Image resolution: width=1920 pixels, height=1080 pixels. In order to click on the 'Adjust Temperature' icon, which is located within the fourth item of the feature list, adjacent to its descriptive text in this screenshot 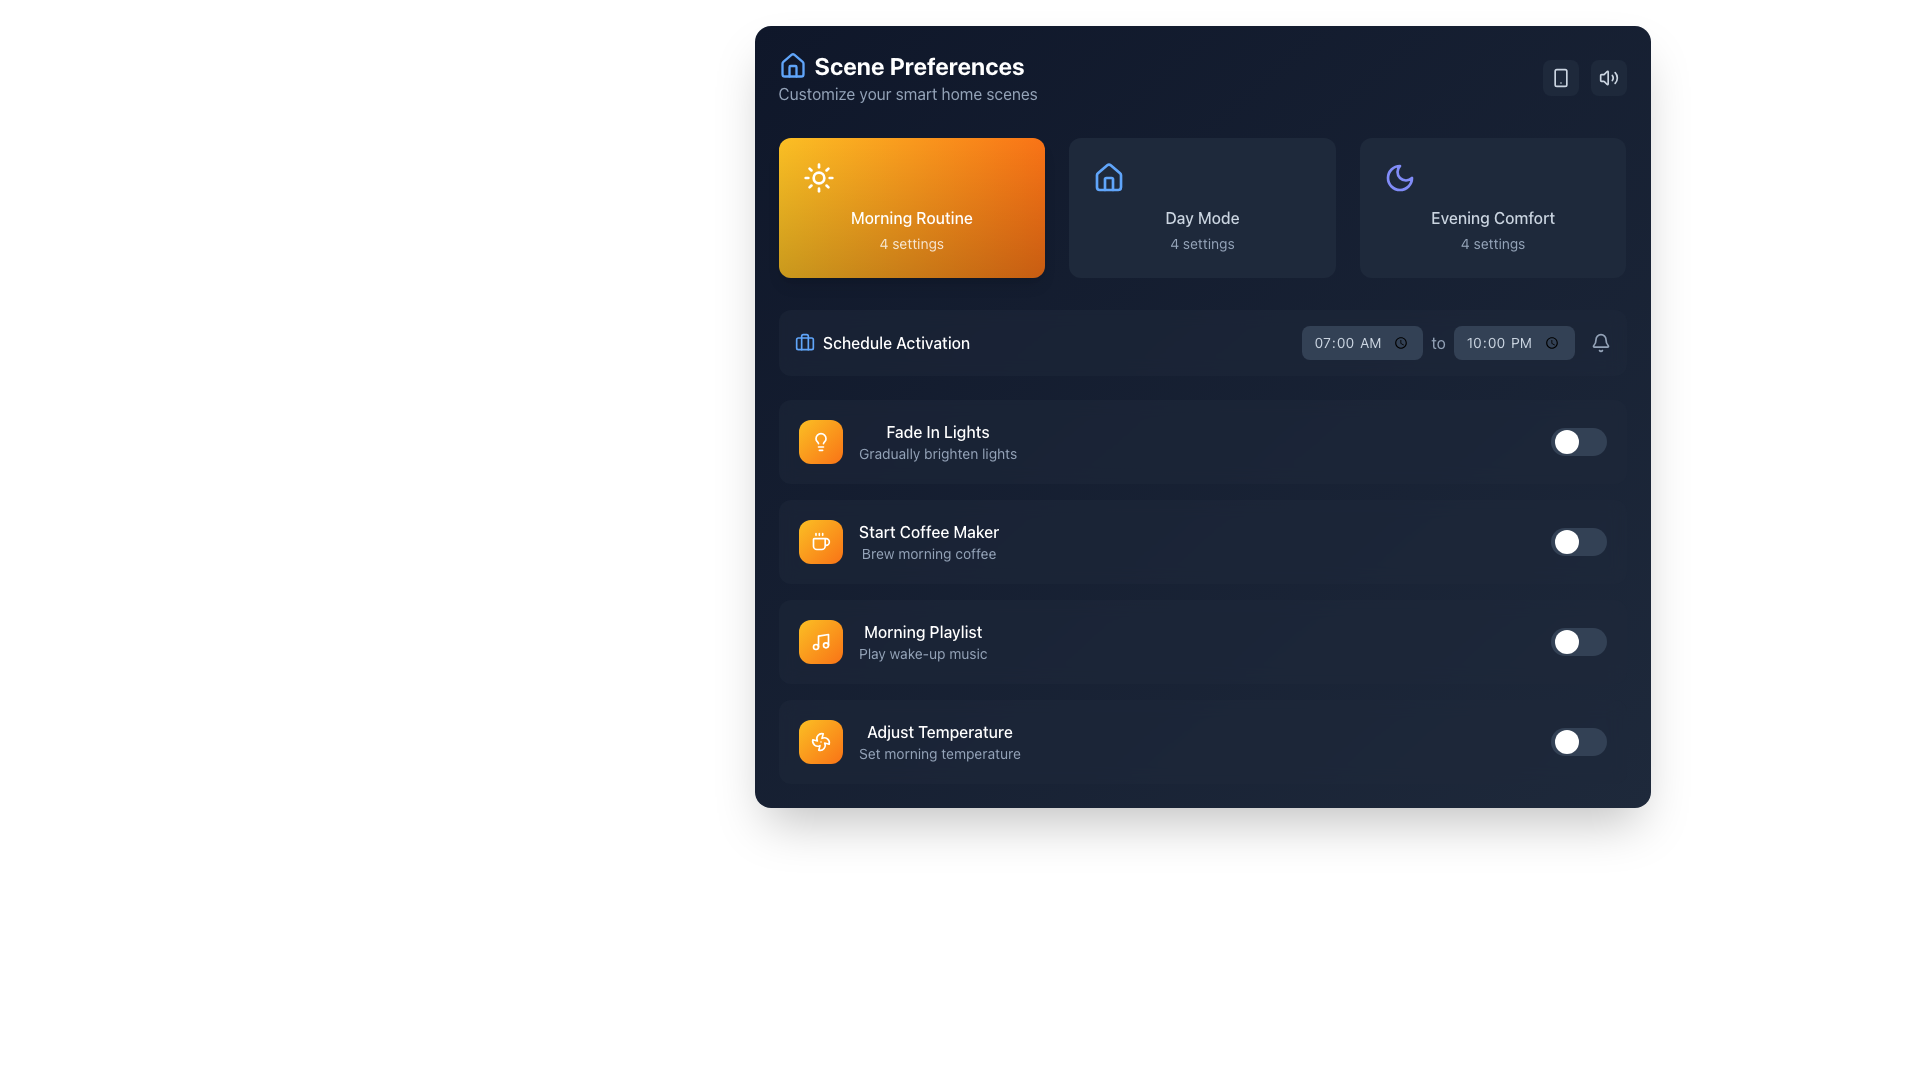, I will do `click(820, 741)`.